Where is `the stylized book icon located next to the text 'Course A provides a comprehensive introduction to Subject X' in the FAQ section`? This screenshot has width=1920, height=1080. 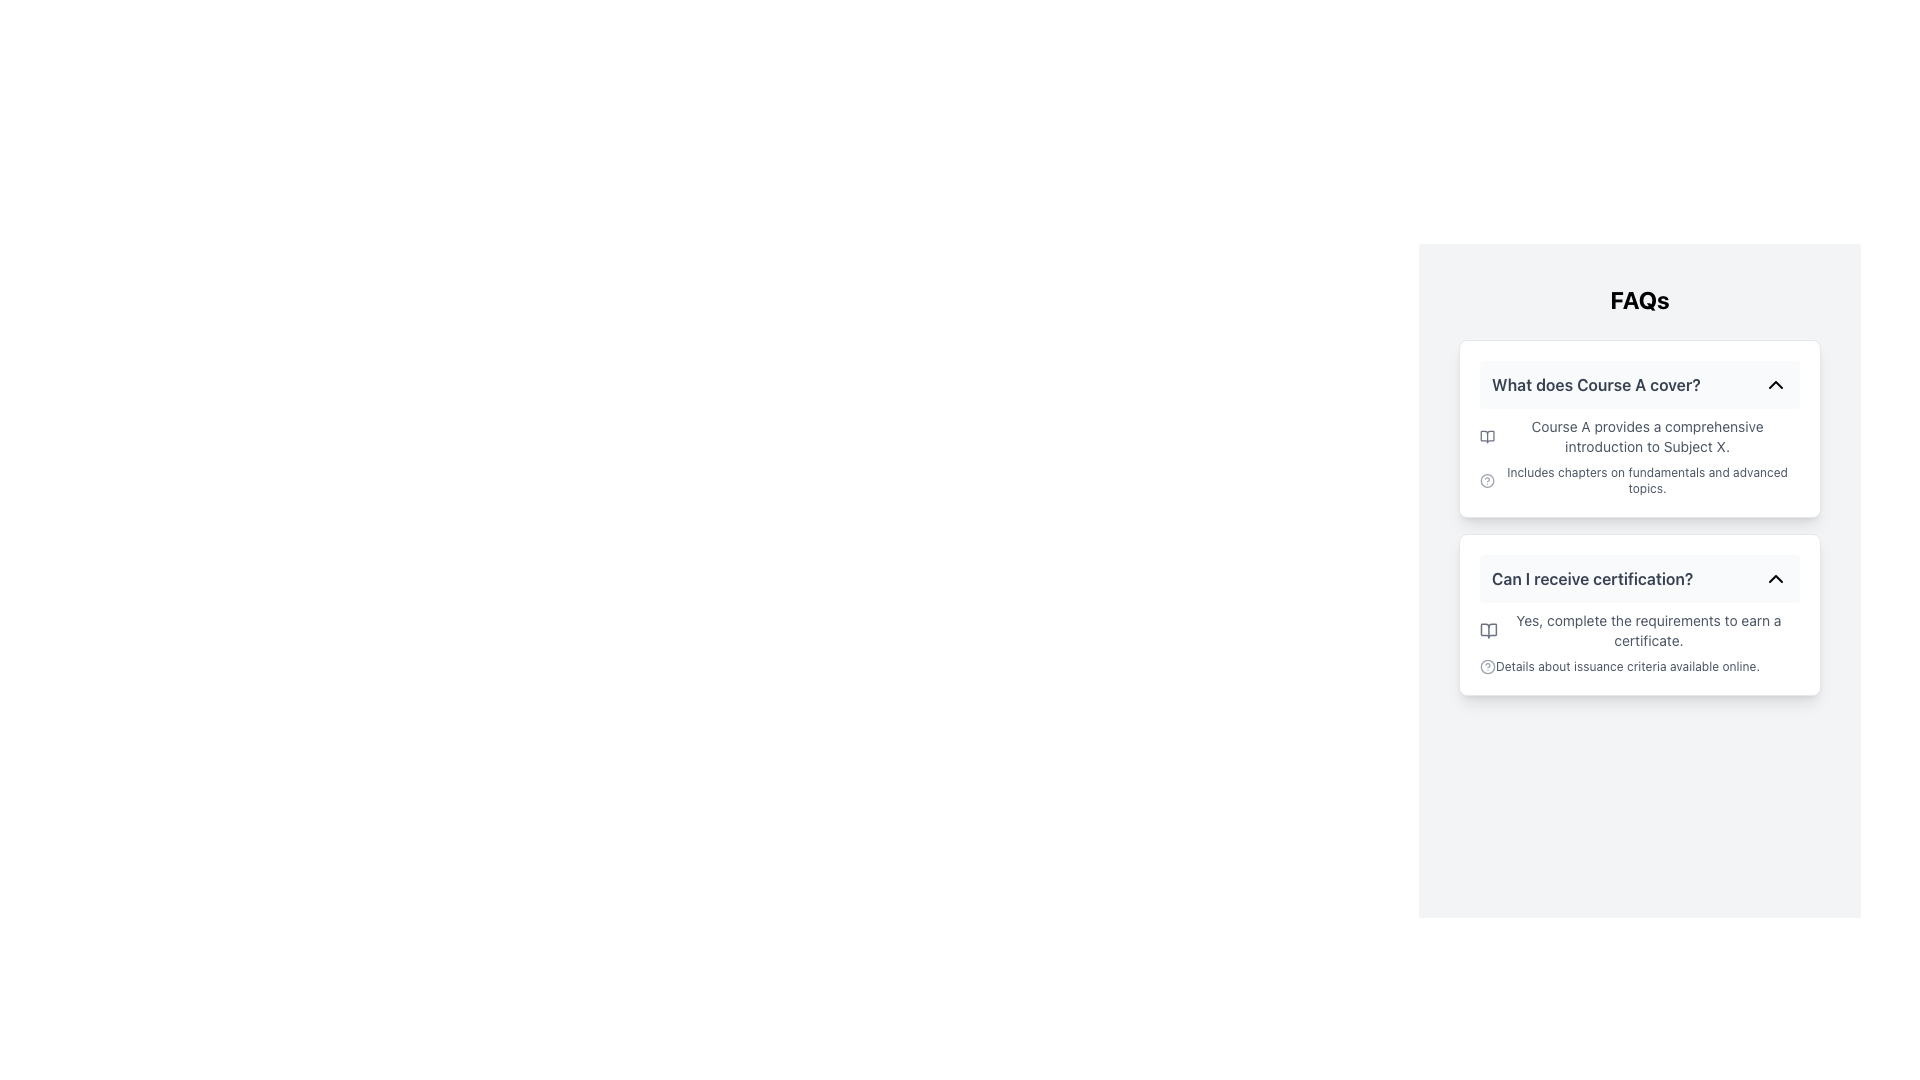 the stylized book icon located next to the text 'Course A provides a comprehensive introduction to Subject X' in the FAQ section is located at coordinates (1487, 435).